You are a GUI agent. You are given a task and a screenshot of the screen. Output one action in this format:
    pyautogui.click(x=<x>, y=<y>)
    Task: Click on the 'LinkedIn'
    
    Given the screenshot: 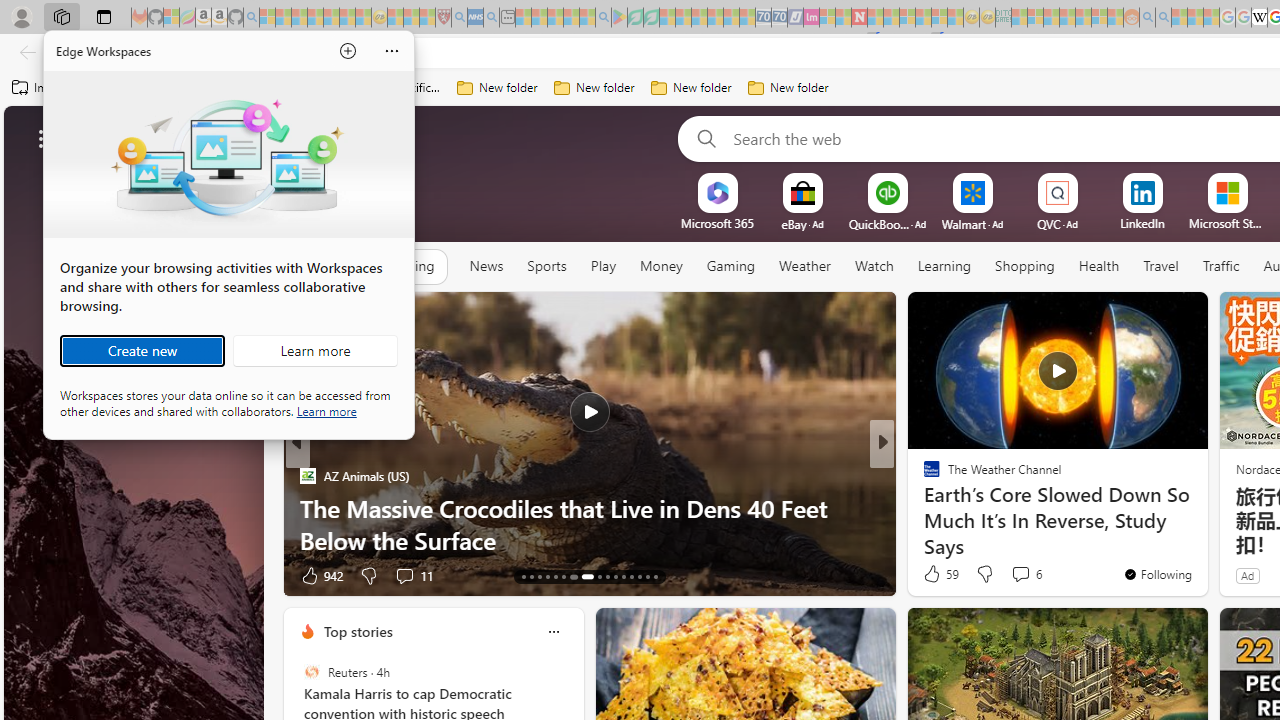 What is the action you would take?
    pyautogui.click(x=1142, y=223)
    